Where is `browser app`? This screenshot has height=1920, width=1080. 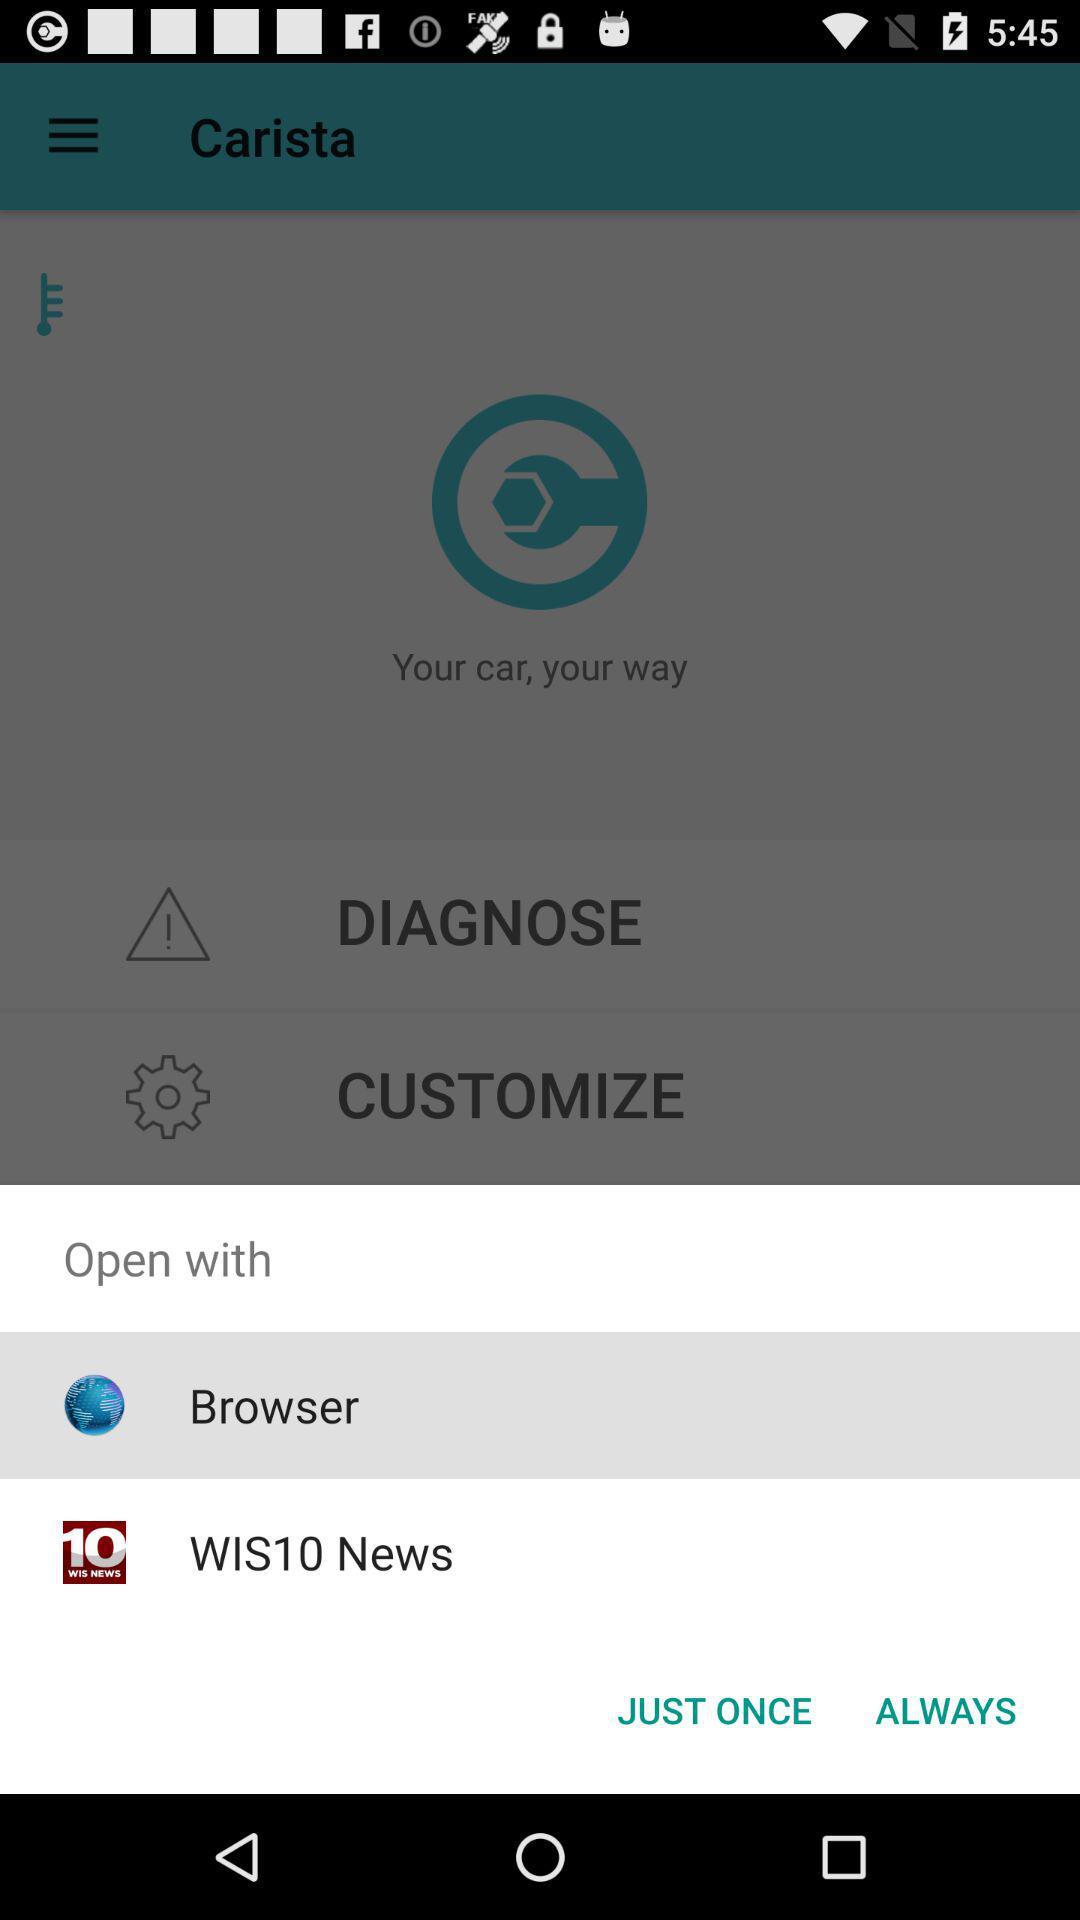
browser app is located at coordinates (274, 1404).